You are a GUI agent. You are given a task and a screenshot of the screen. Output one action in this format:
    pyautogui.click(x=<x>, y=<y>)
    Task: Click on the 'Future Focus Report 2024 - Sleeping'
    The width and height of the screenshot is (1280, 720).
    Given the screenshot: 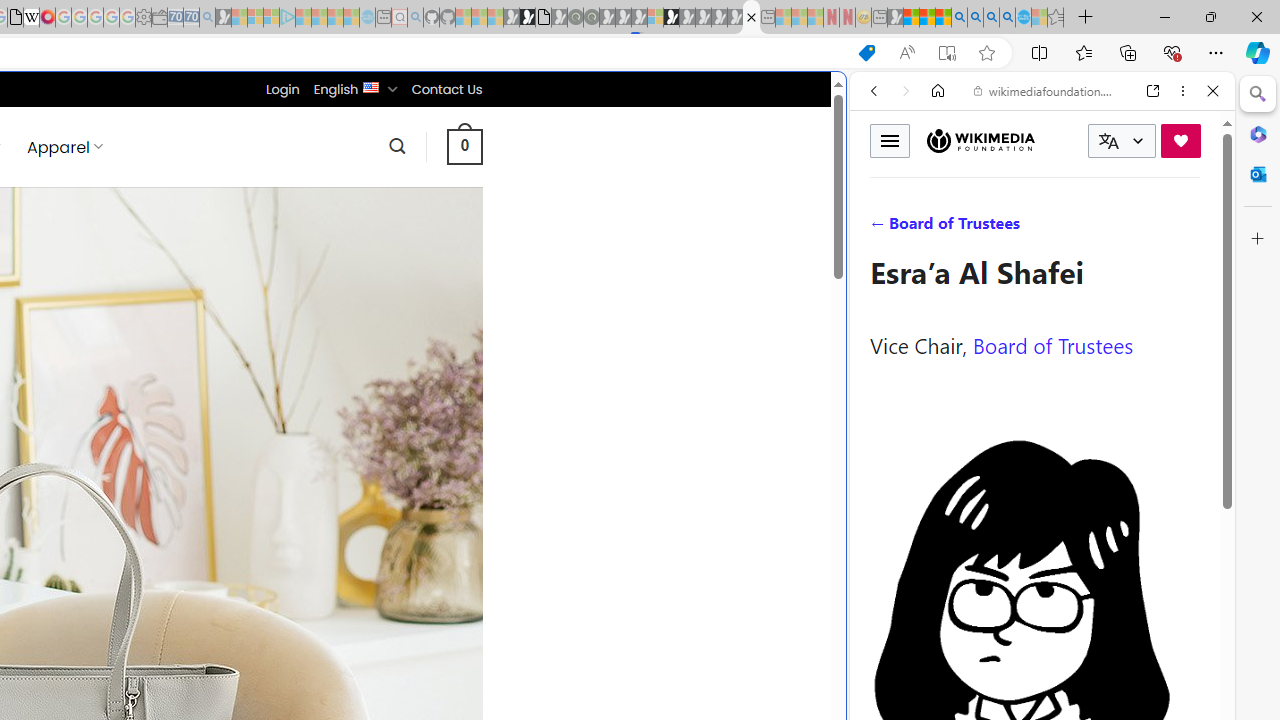 What is the action you would take?
    pyautogui.click(x=590, y=17)
    